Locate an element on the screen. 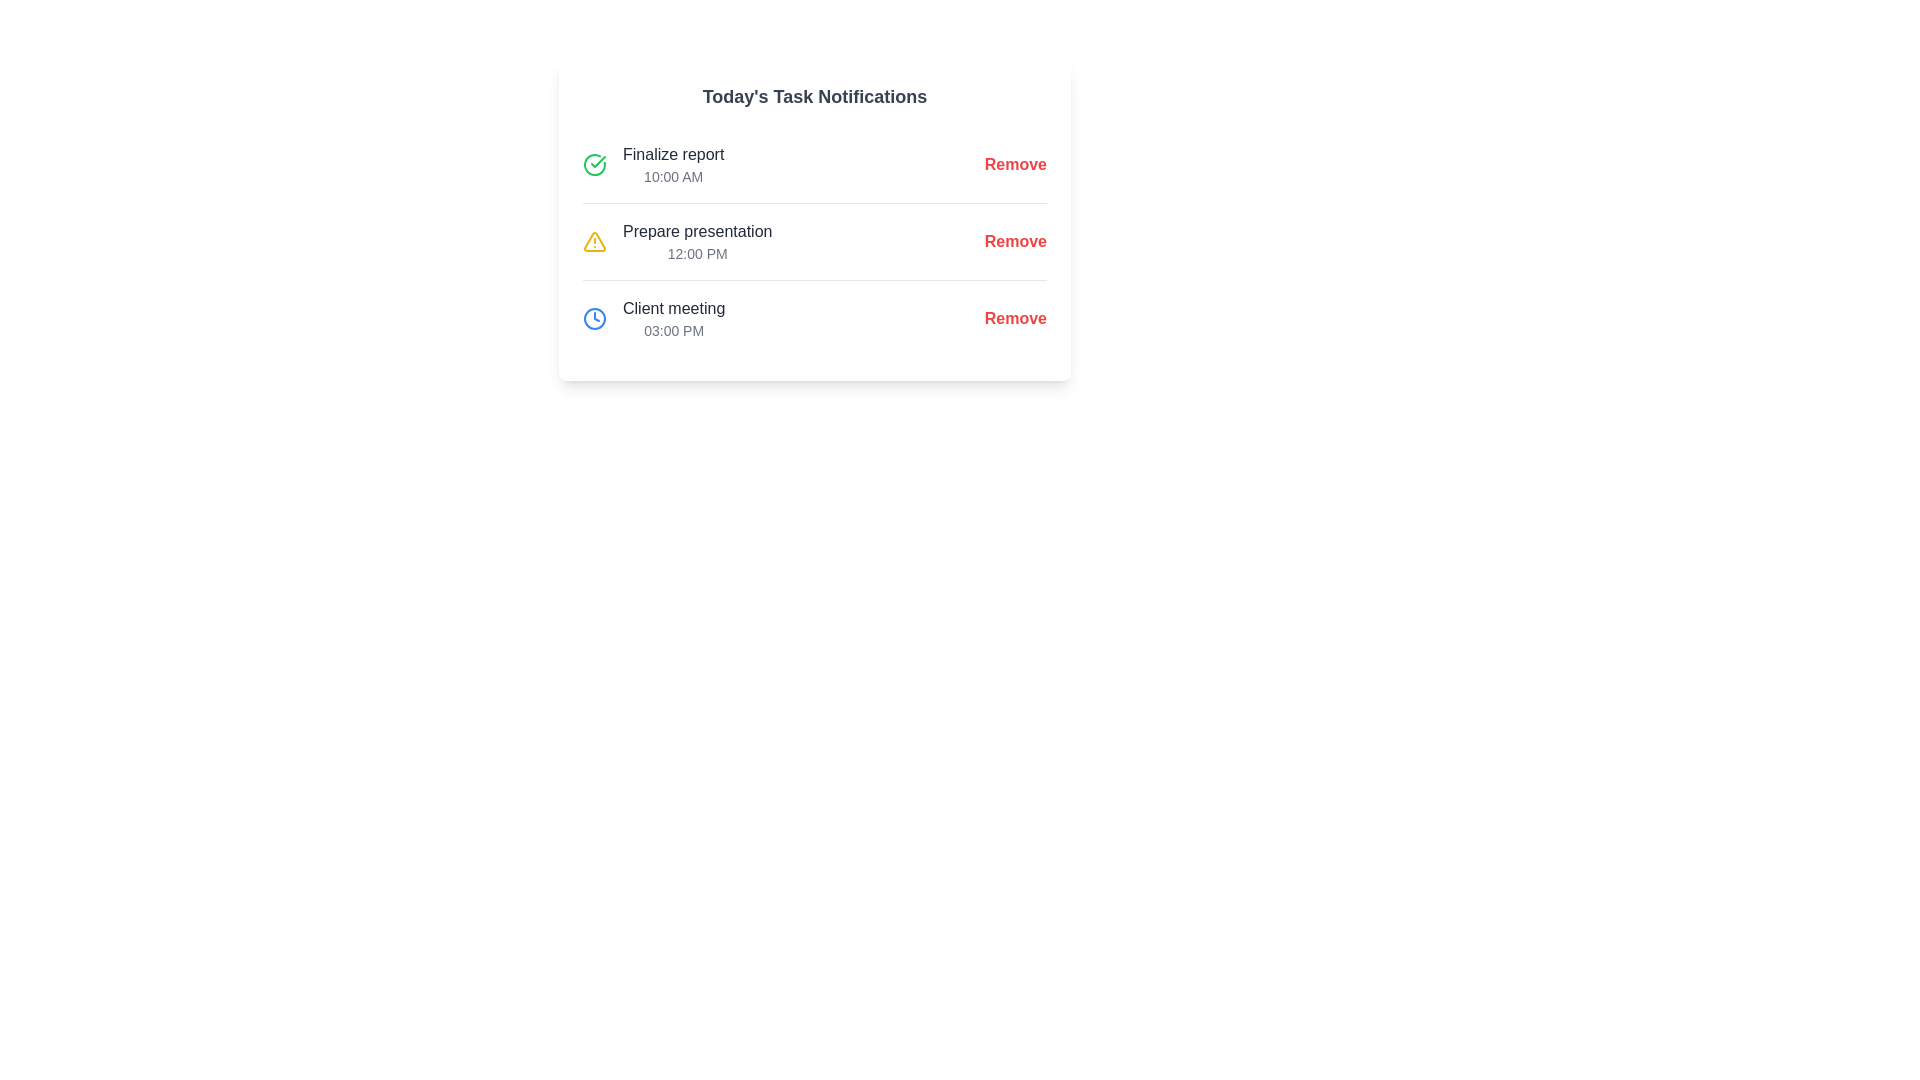 This screenshot has width=1920, height=1080. task details of the third task item titled 'Client meeting' with the time '03:00 PM' located under 'Today's Task Notifications' is located at coordinates (815, 316).